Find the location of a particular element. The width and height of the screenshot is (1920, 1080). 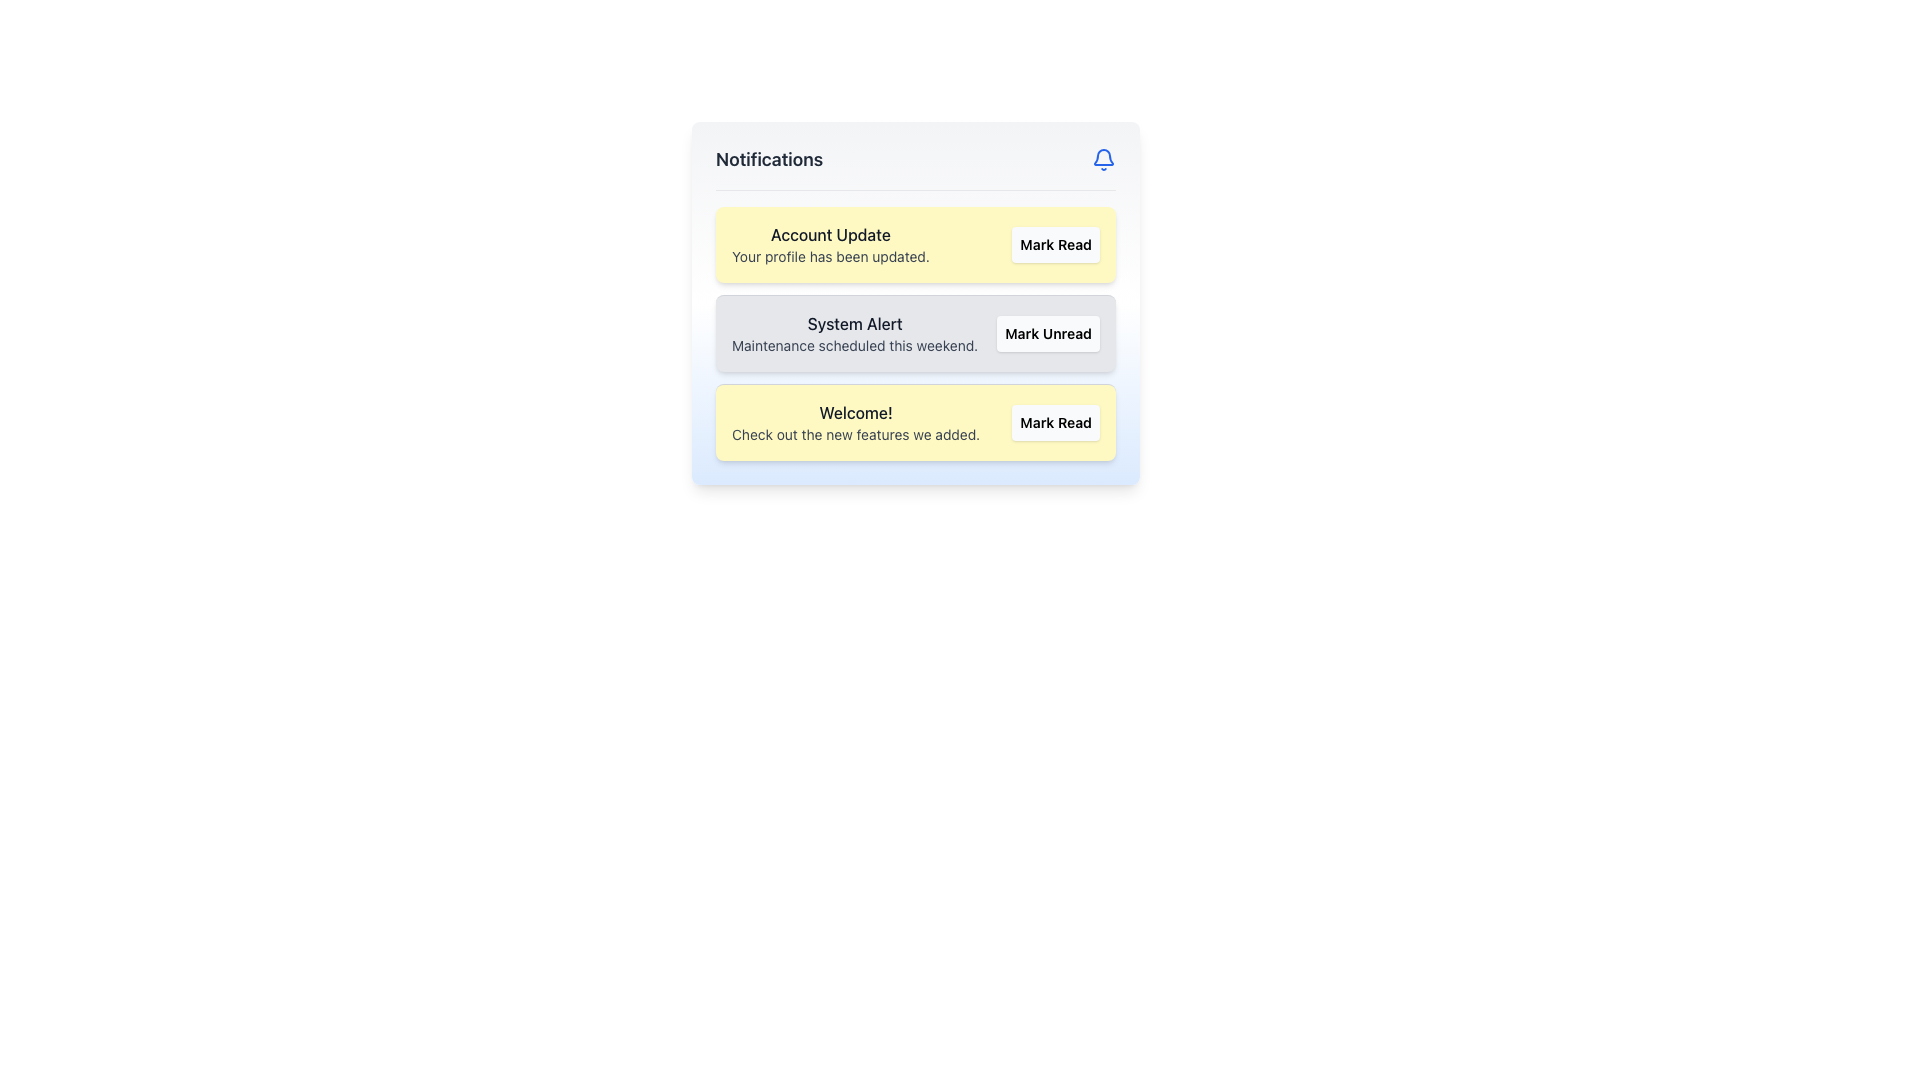

the notification message in the third notification block that informs the user of new features added is located at coordinates (856, 422).